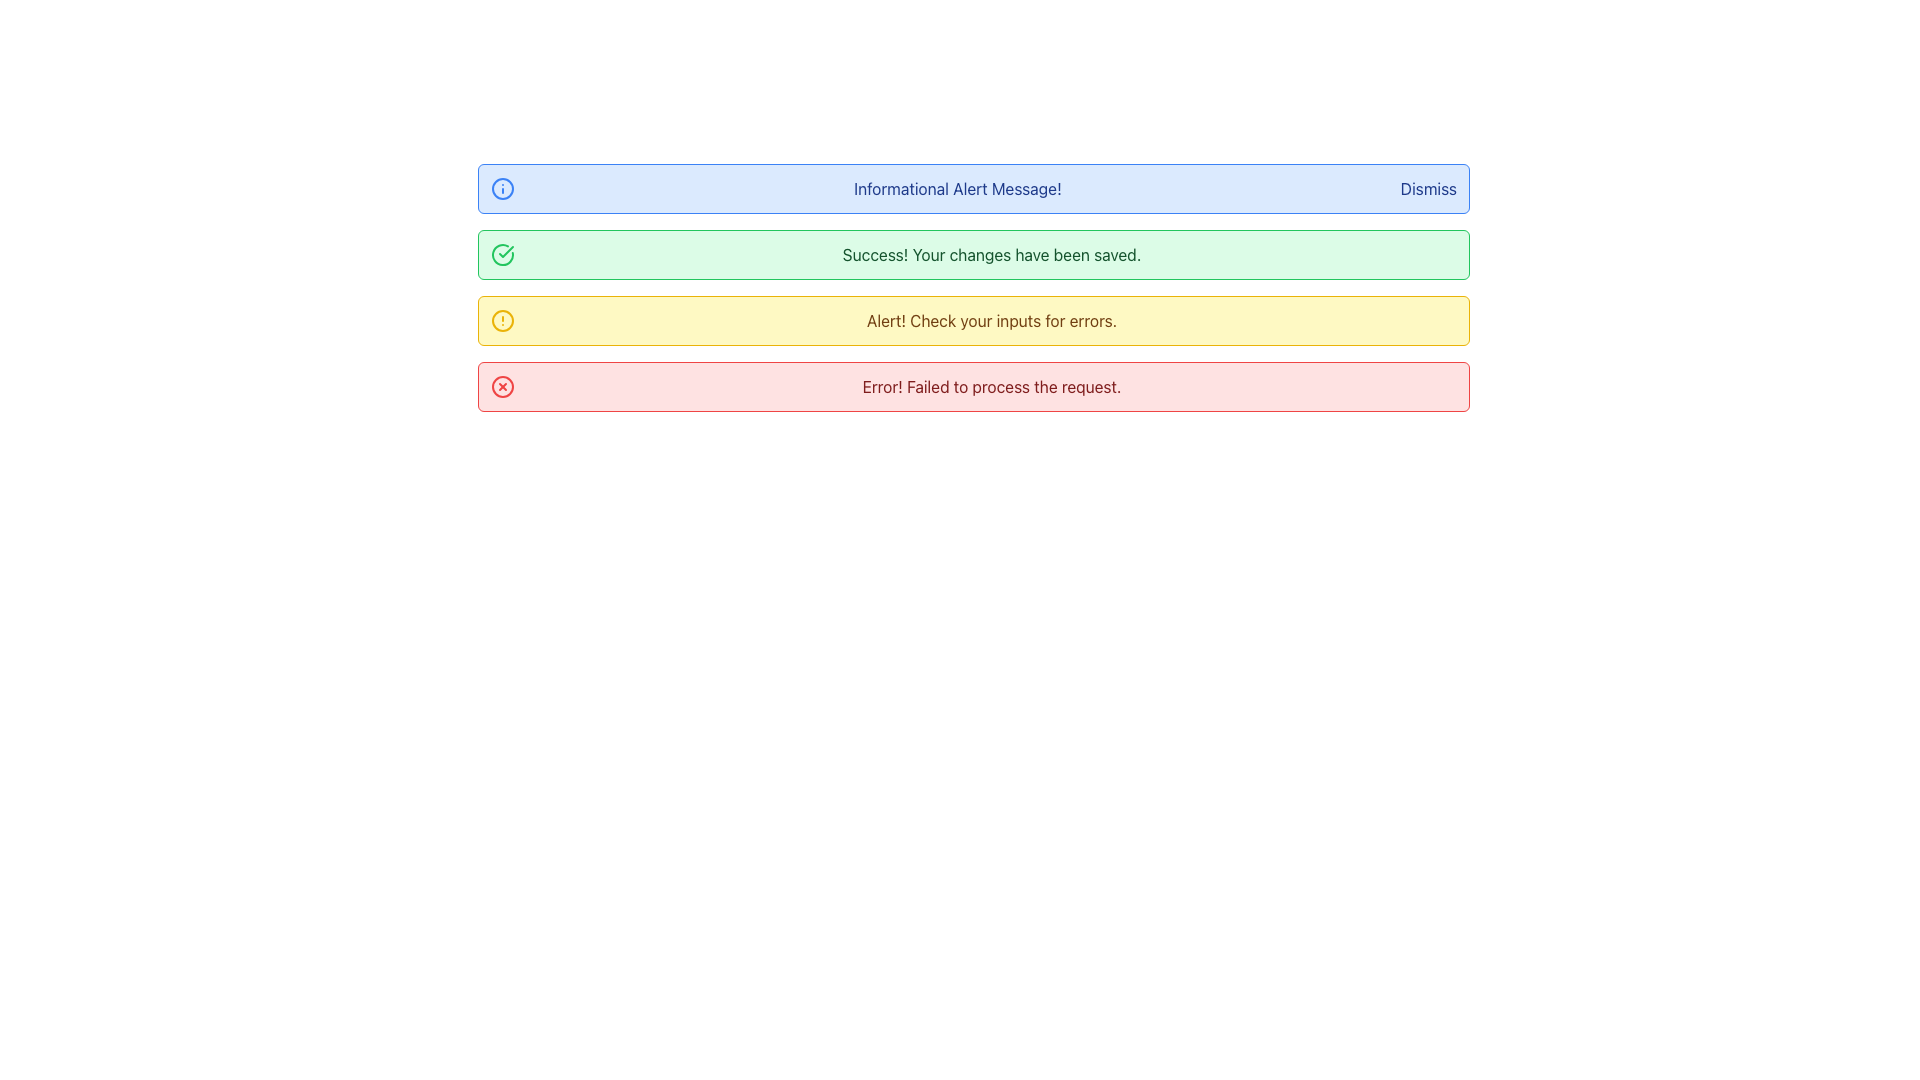 The height and width of the screenshot is (1080, 1920). I want to click on the 'Dismiss' button within the blue alert box, so click(1427, 189).